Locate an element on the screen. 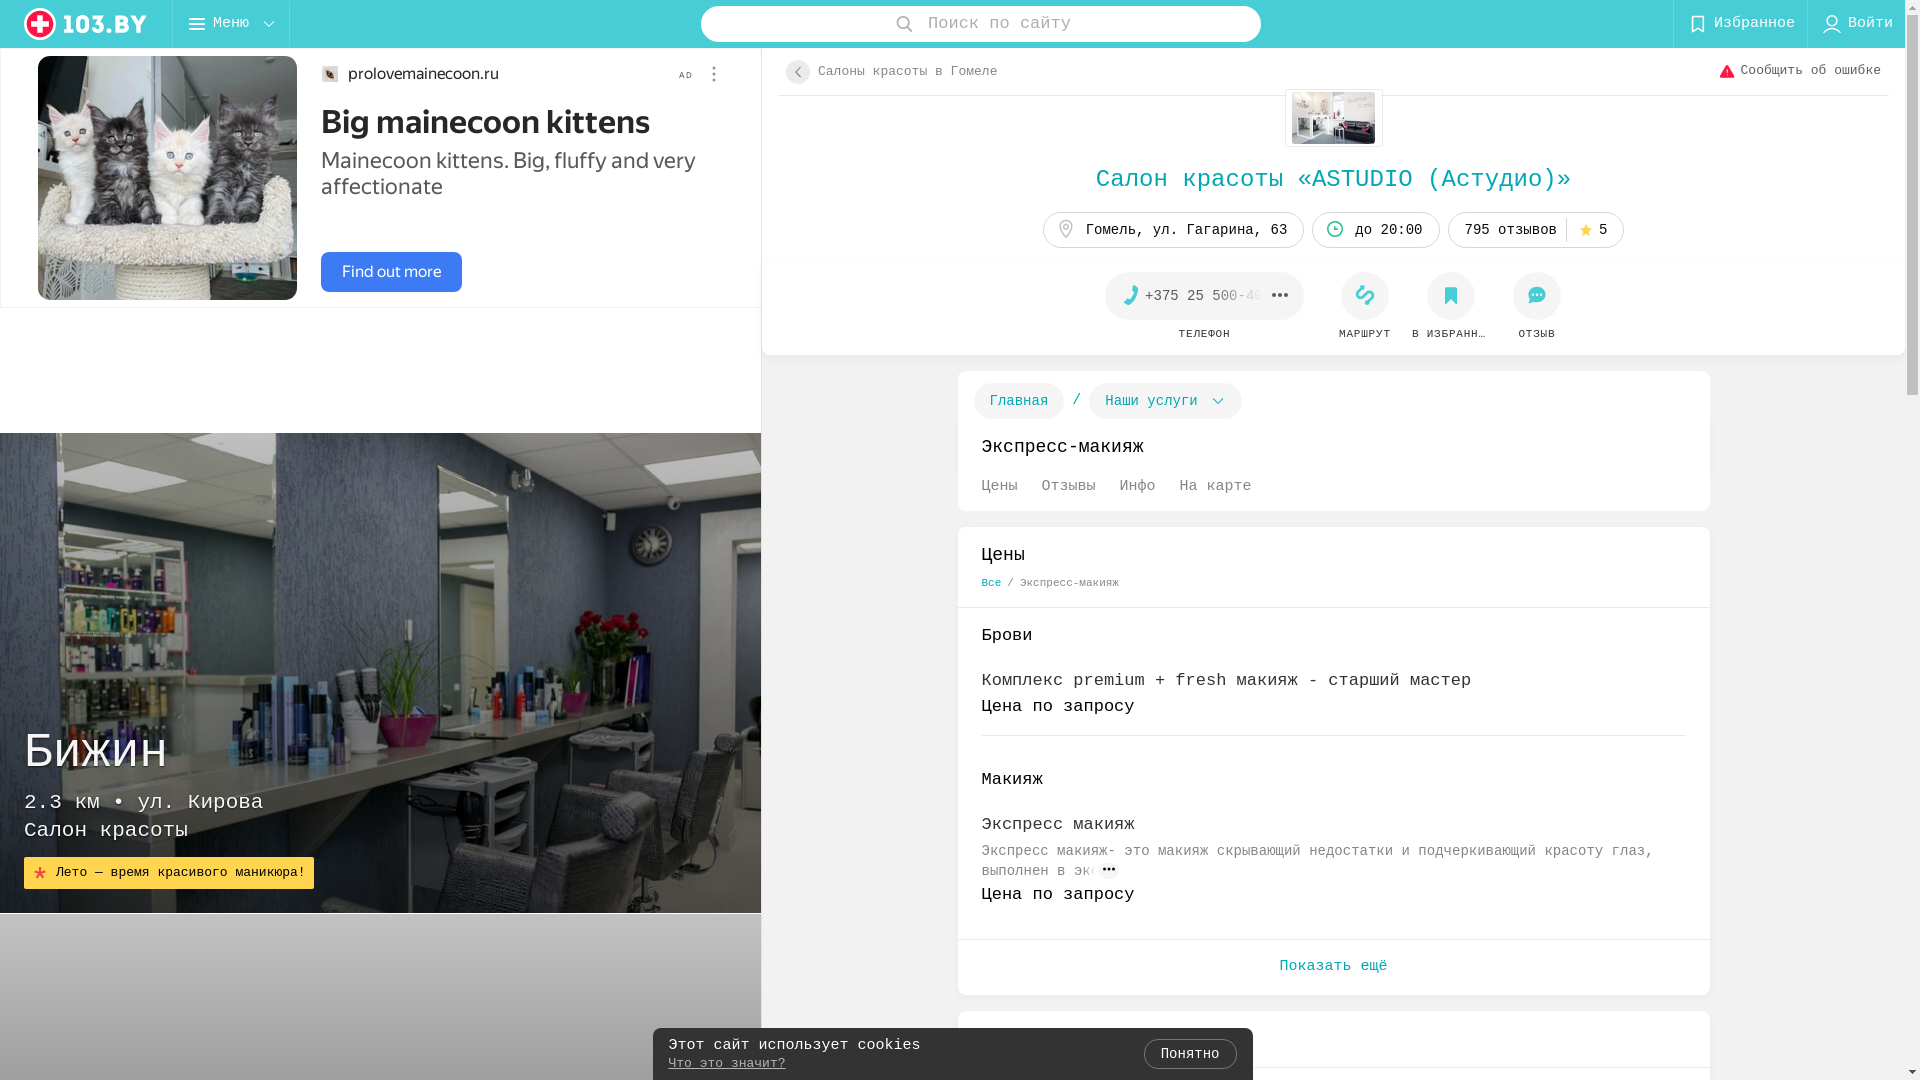  'logo' is located at coordinates (85, 23).